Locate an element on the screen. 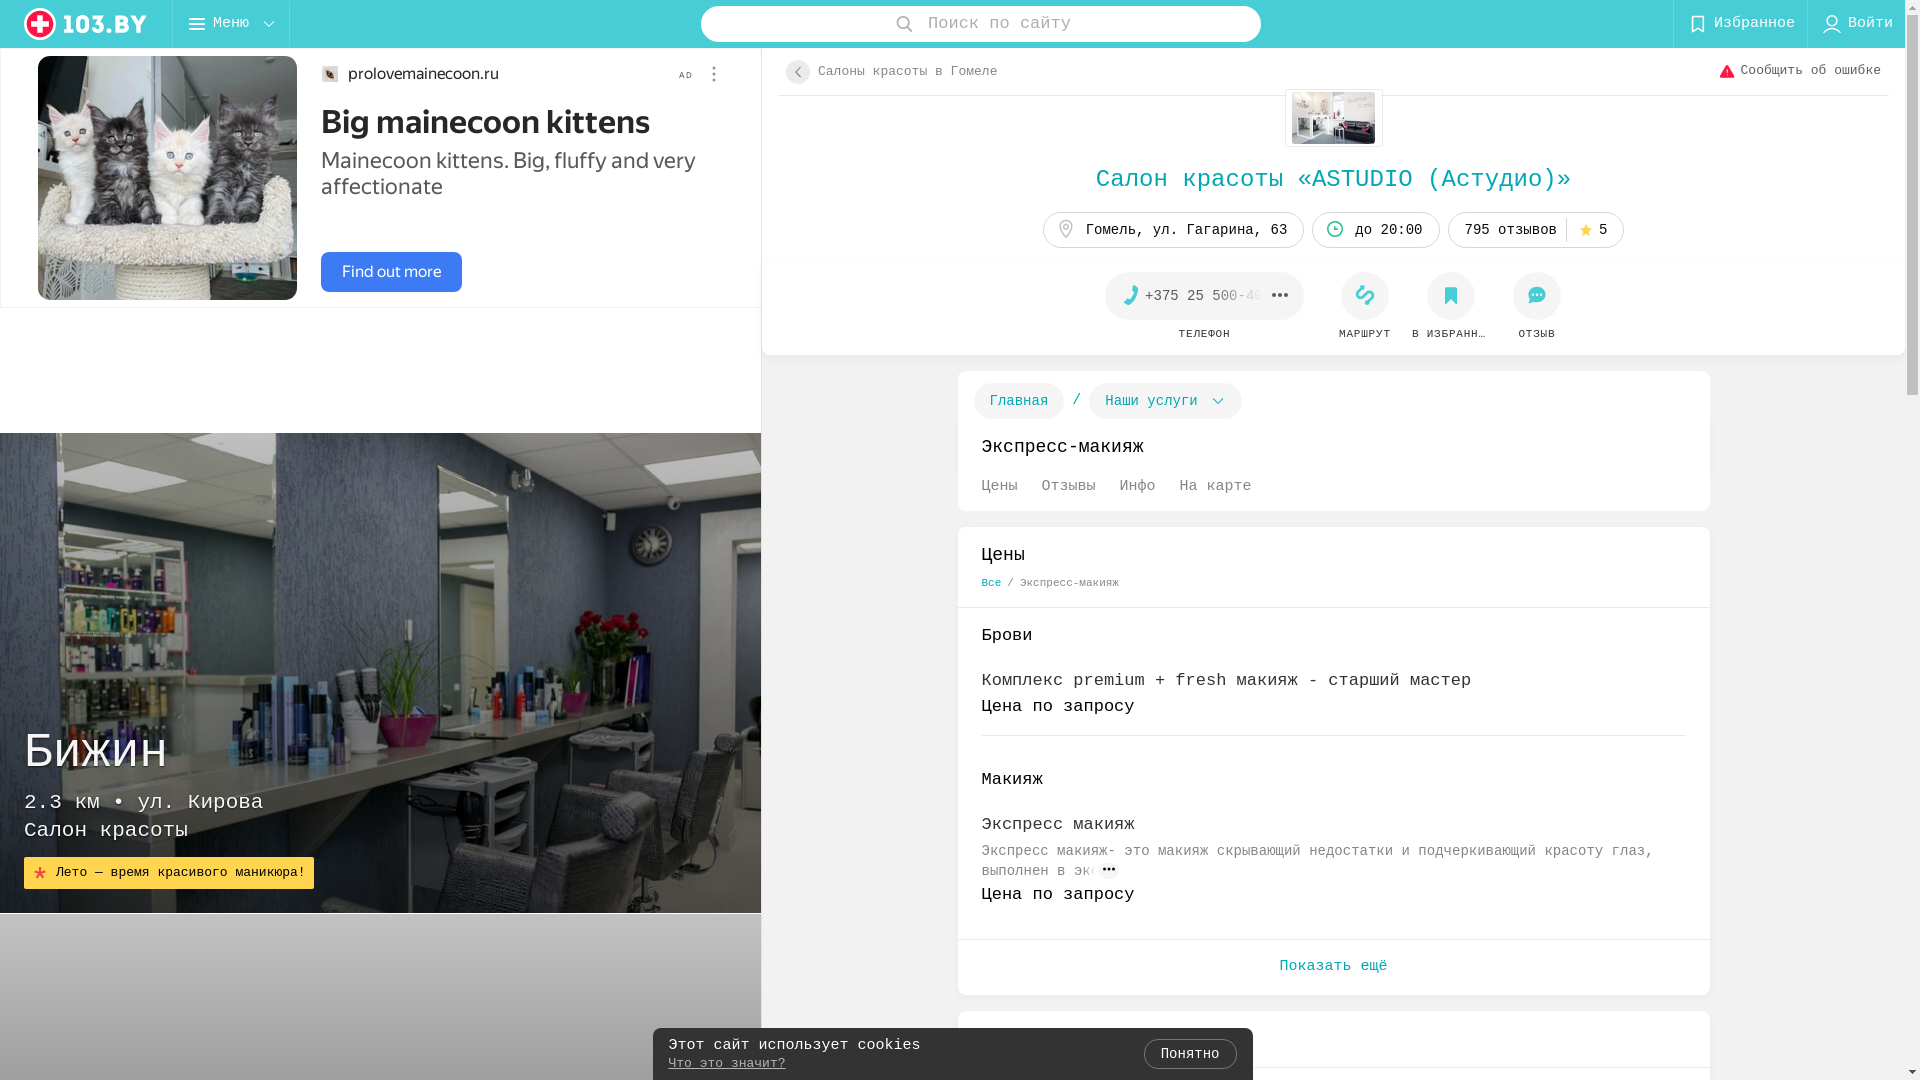  'logo' is located at coordinates (85, 23).